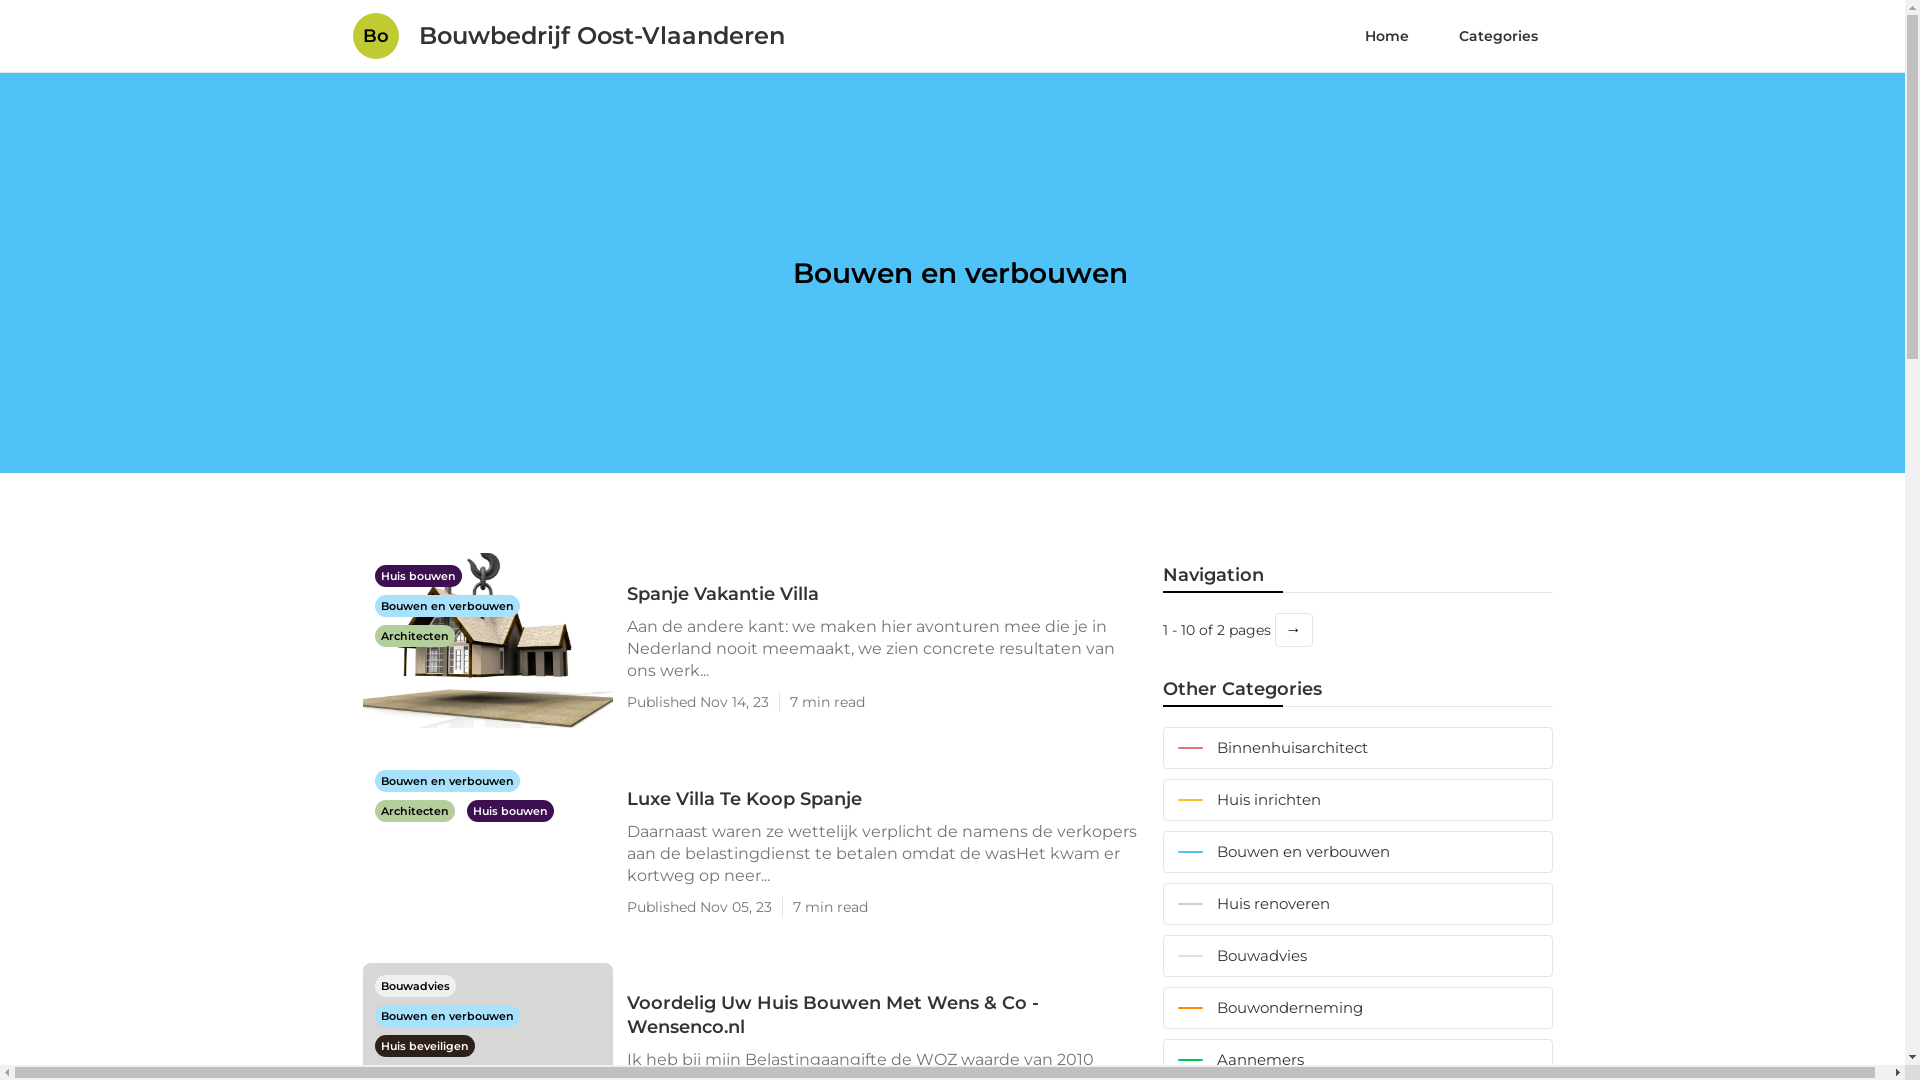 Image resolution: width=1920 pixels, height=1080 pixels. I want to click on 'Bouwen en verbouwen', so click(1357, 852).